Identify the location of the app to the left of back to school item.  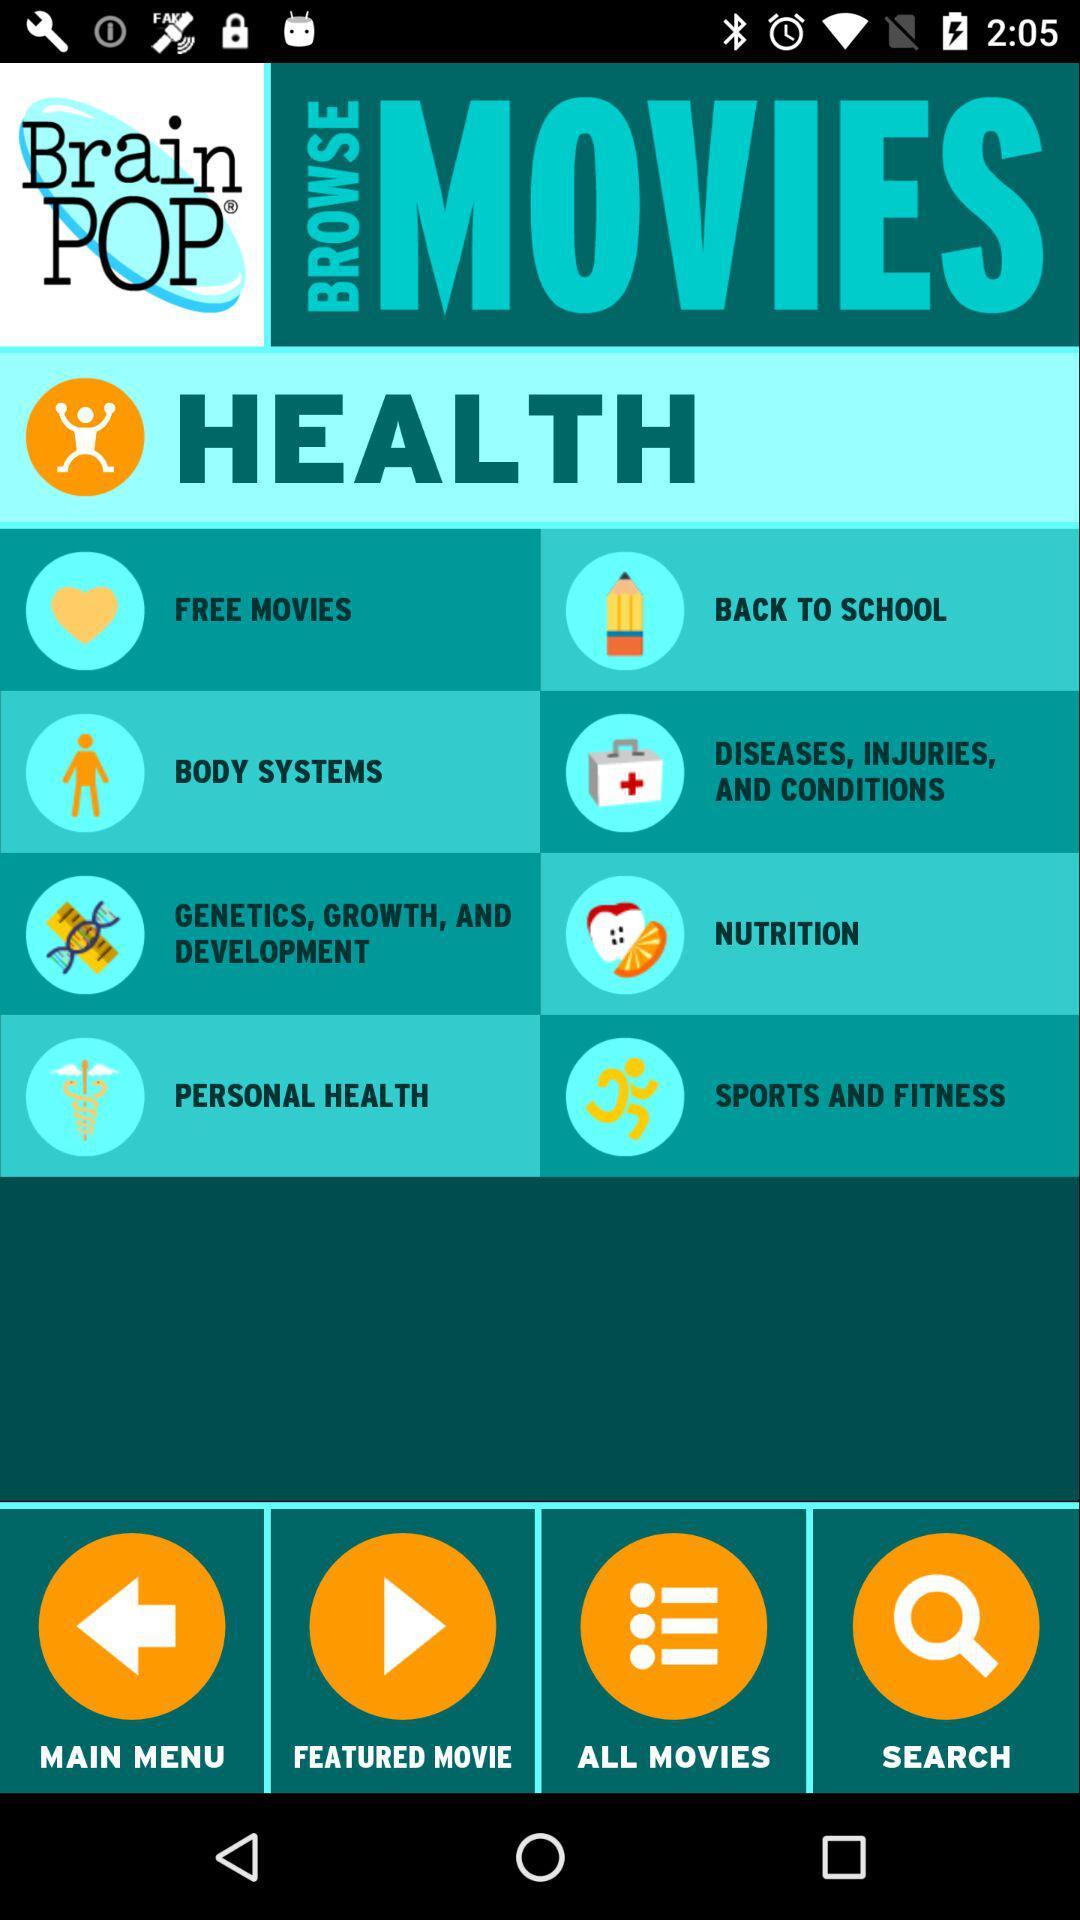
(623, 612).